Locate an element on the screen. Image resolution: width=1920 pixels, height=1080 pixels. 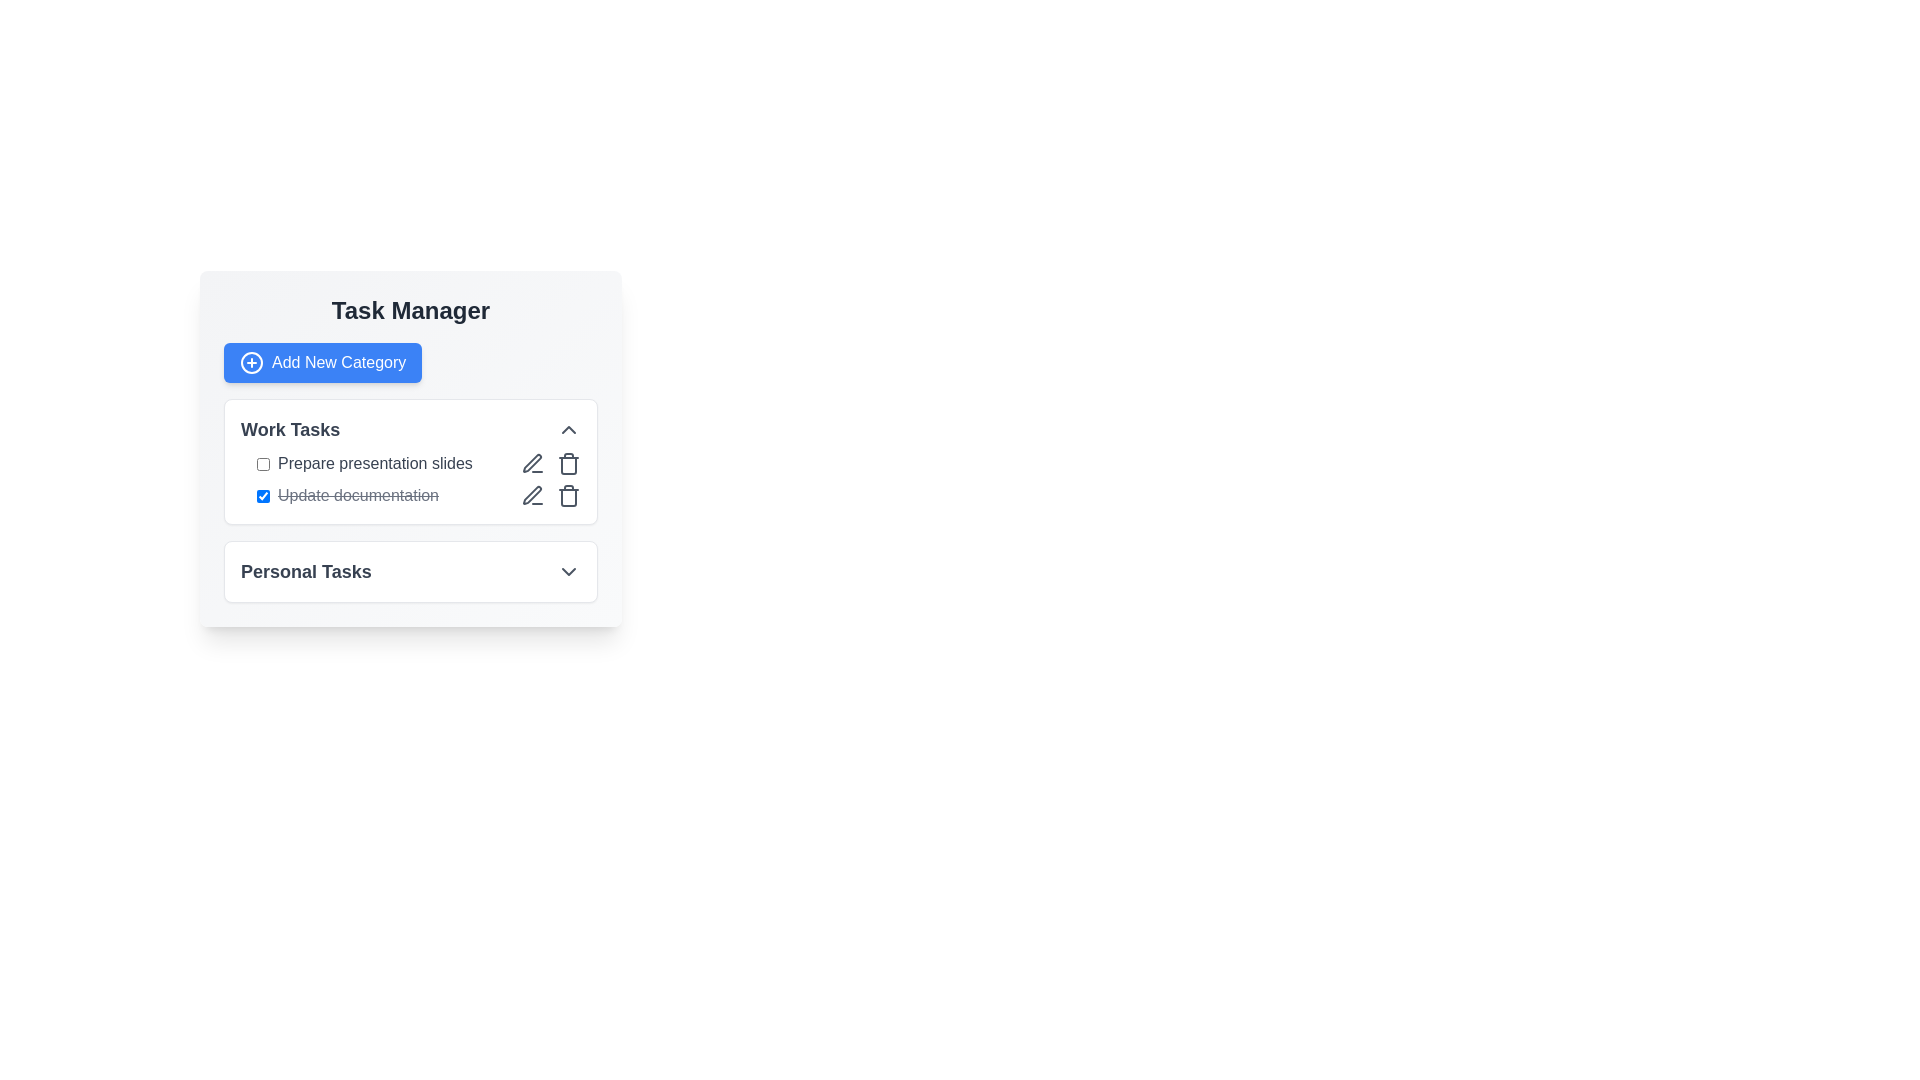
the checkbox located in the 'Work Tasks' section next to the 'Update documentation' task is located at coordinates (262, 495).